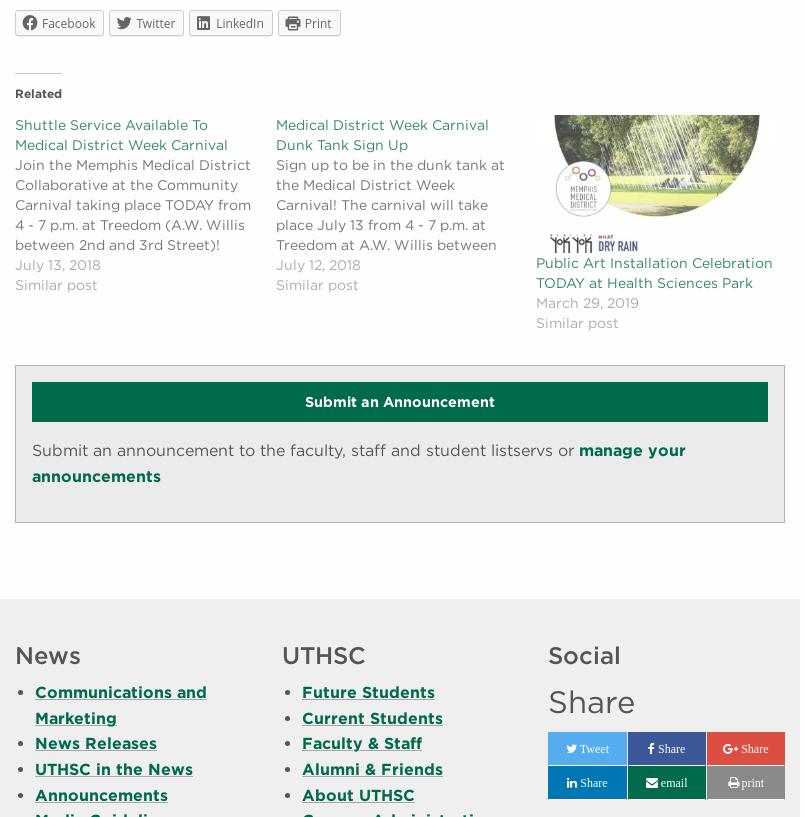  I want to click on 'Submit an announcement to the faculty, staff and student listservs or', so click(32, 450).